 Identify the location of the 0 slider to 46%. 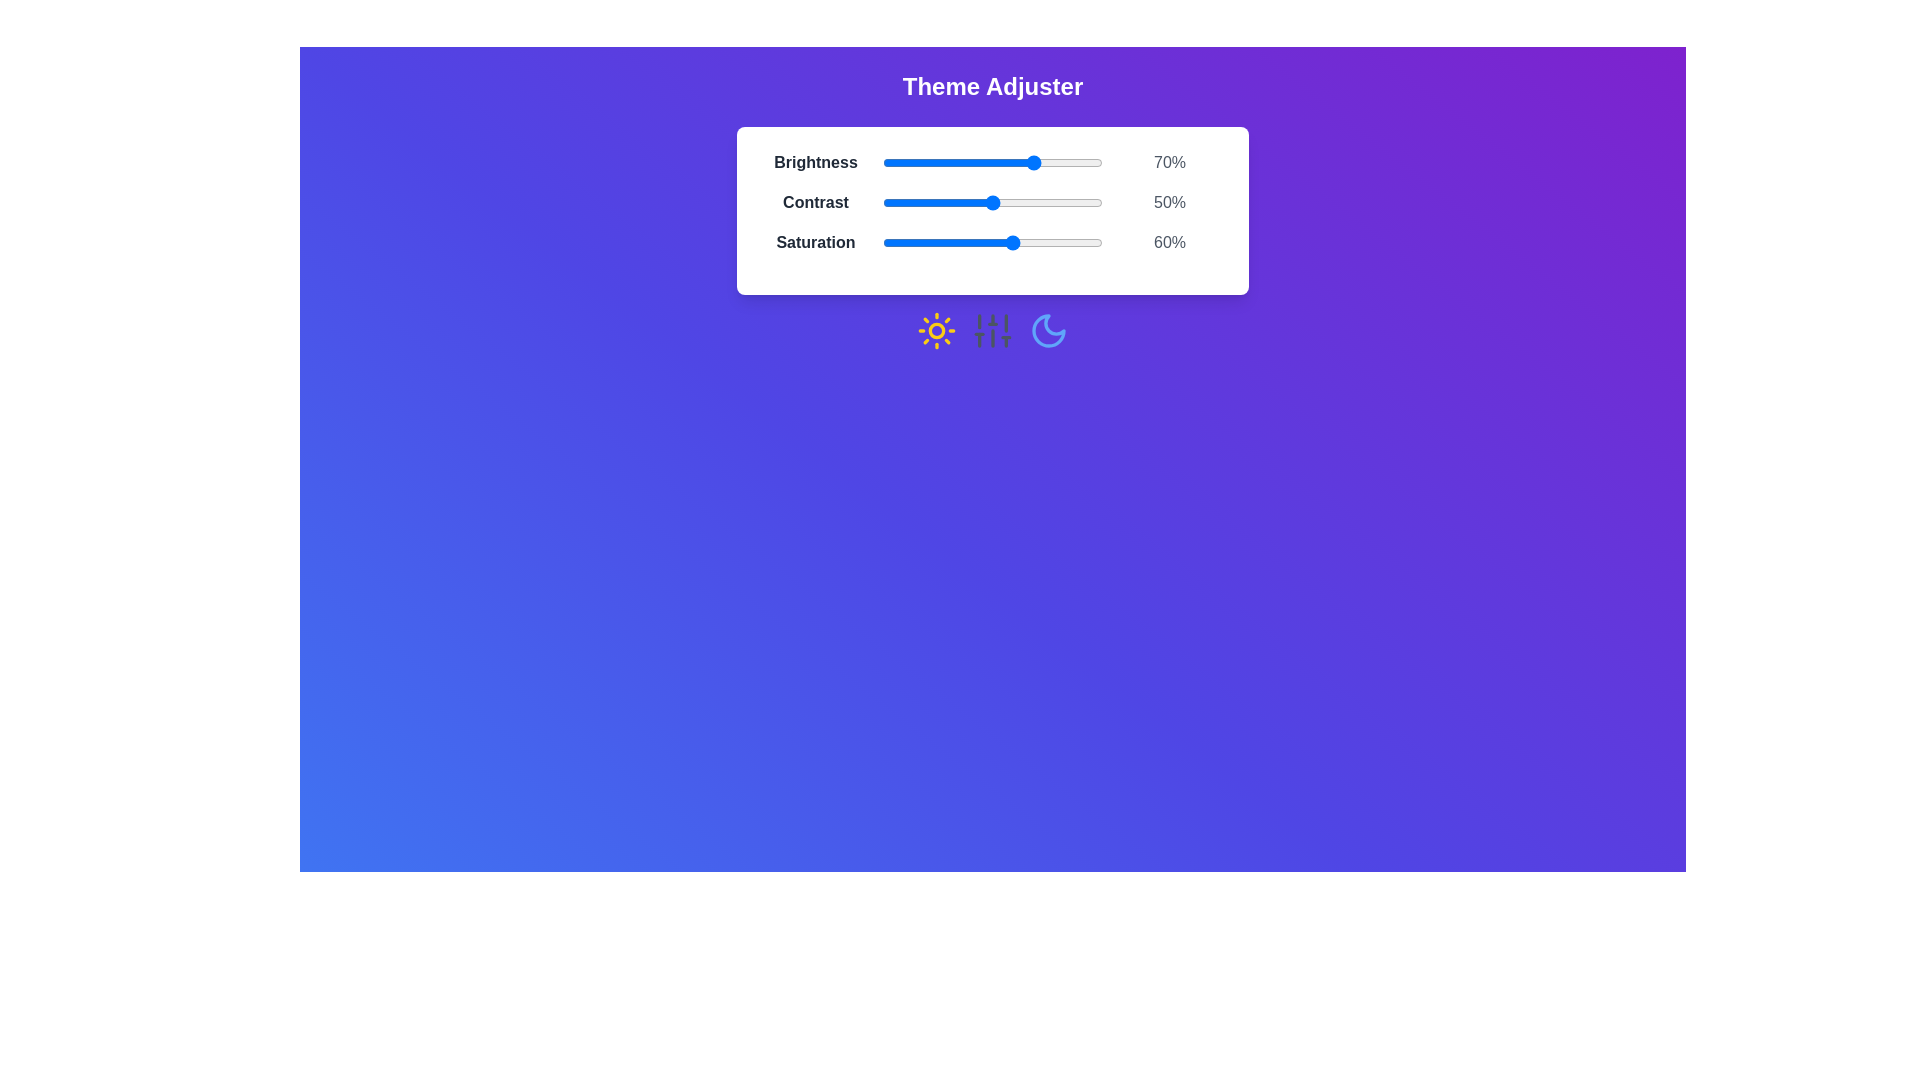
(984, 161).